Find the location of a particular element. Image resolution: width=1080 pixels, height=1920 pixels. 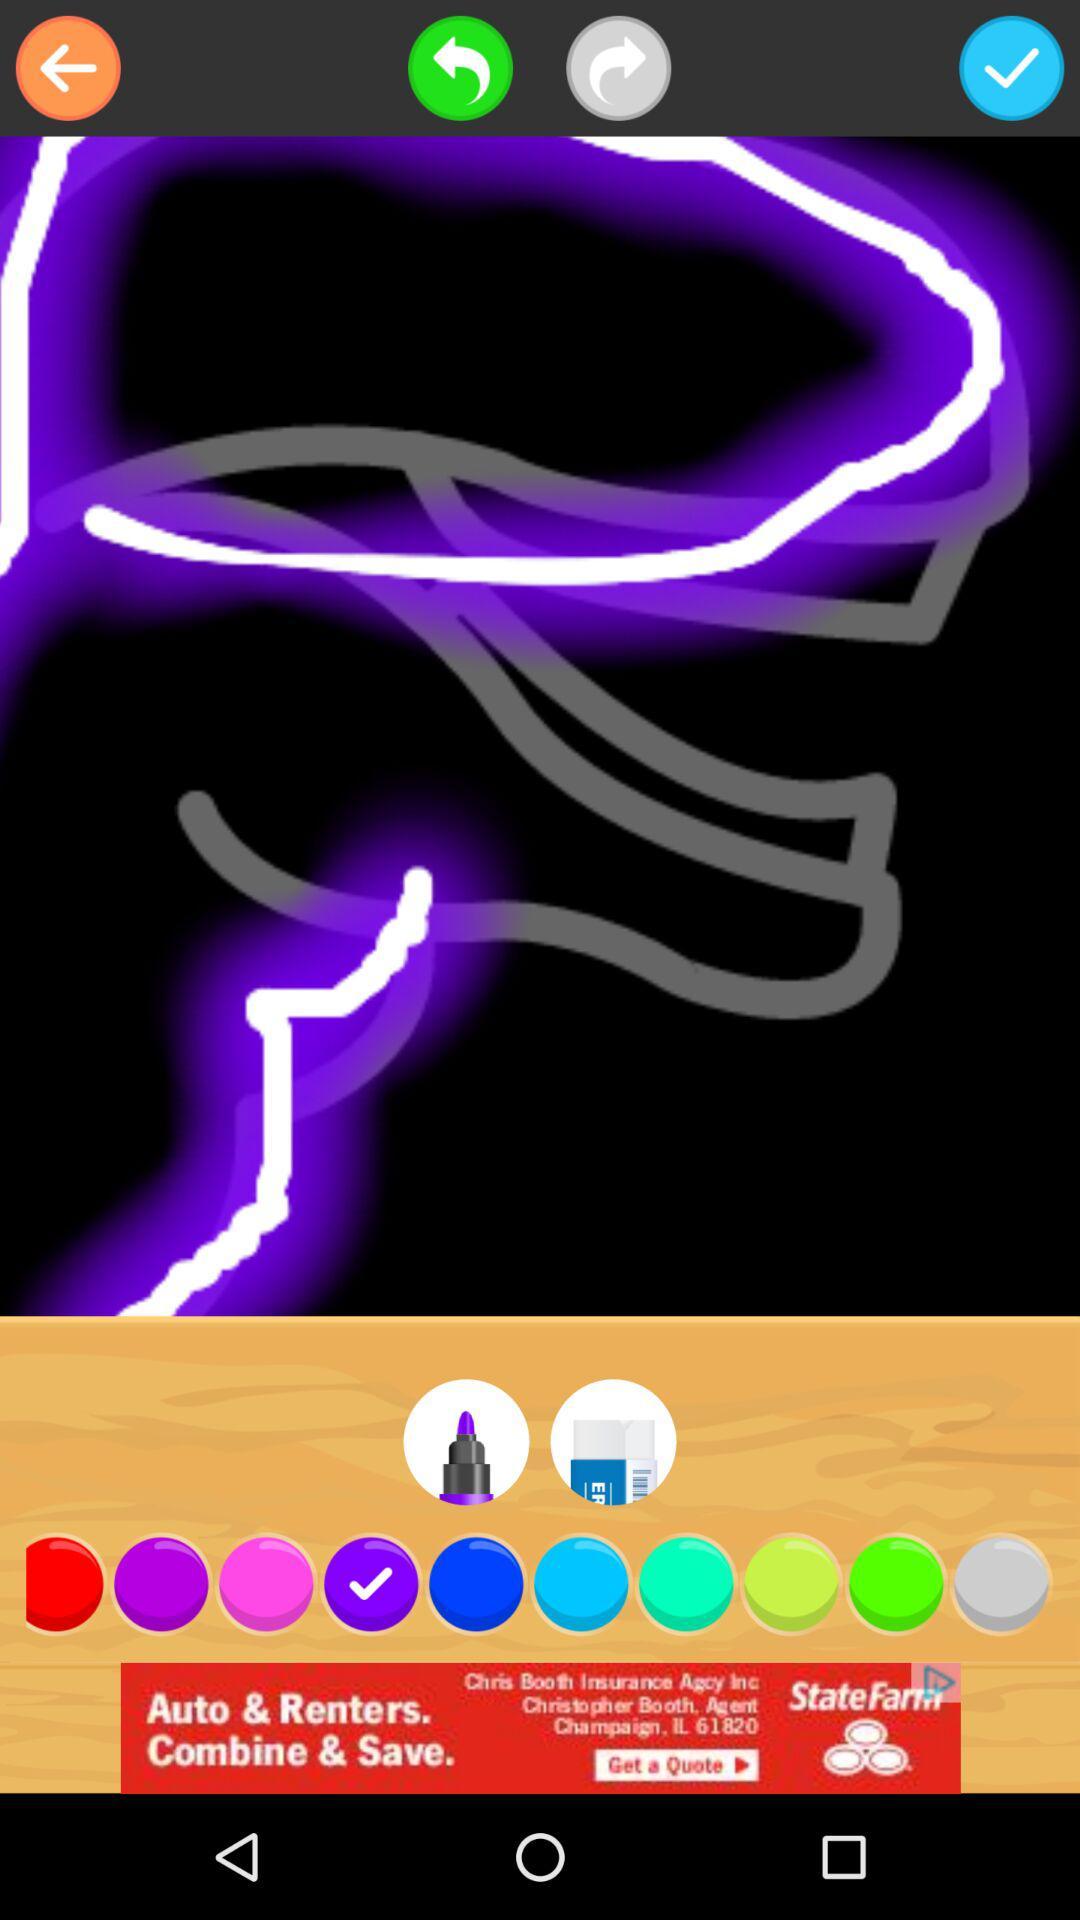

and complete drawing is located at coordinates (1011, 68).